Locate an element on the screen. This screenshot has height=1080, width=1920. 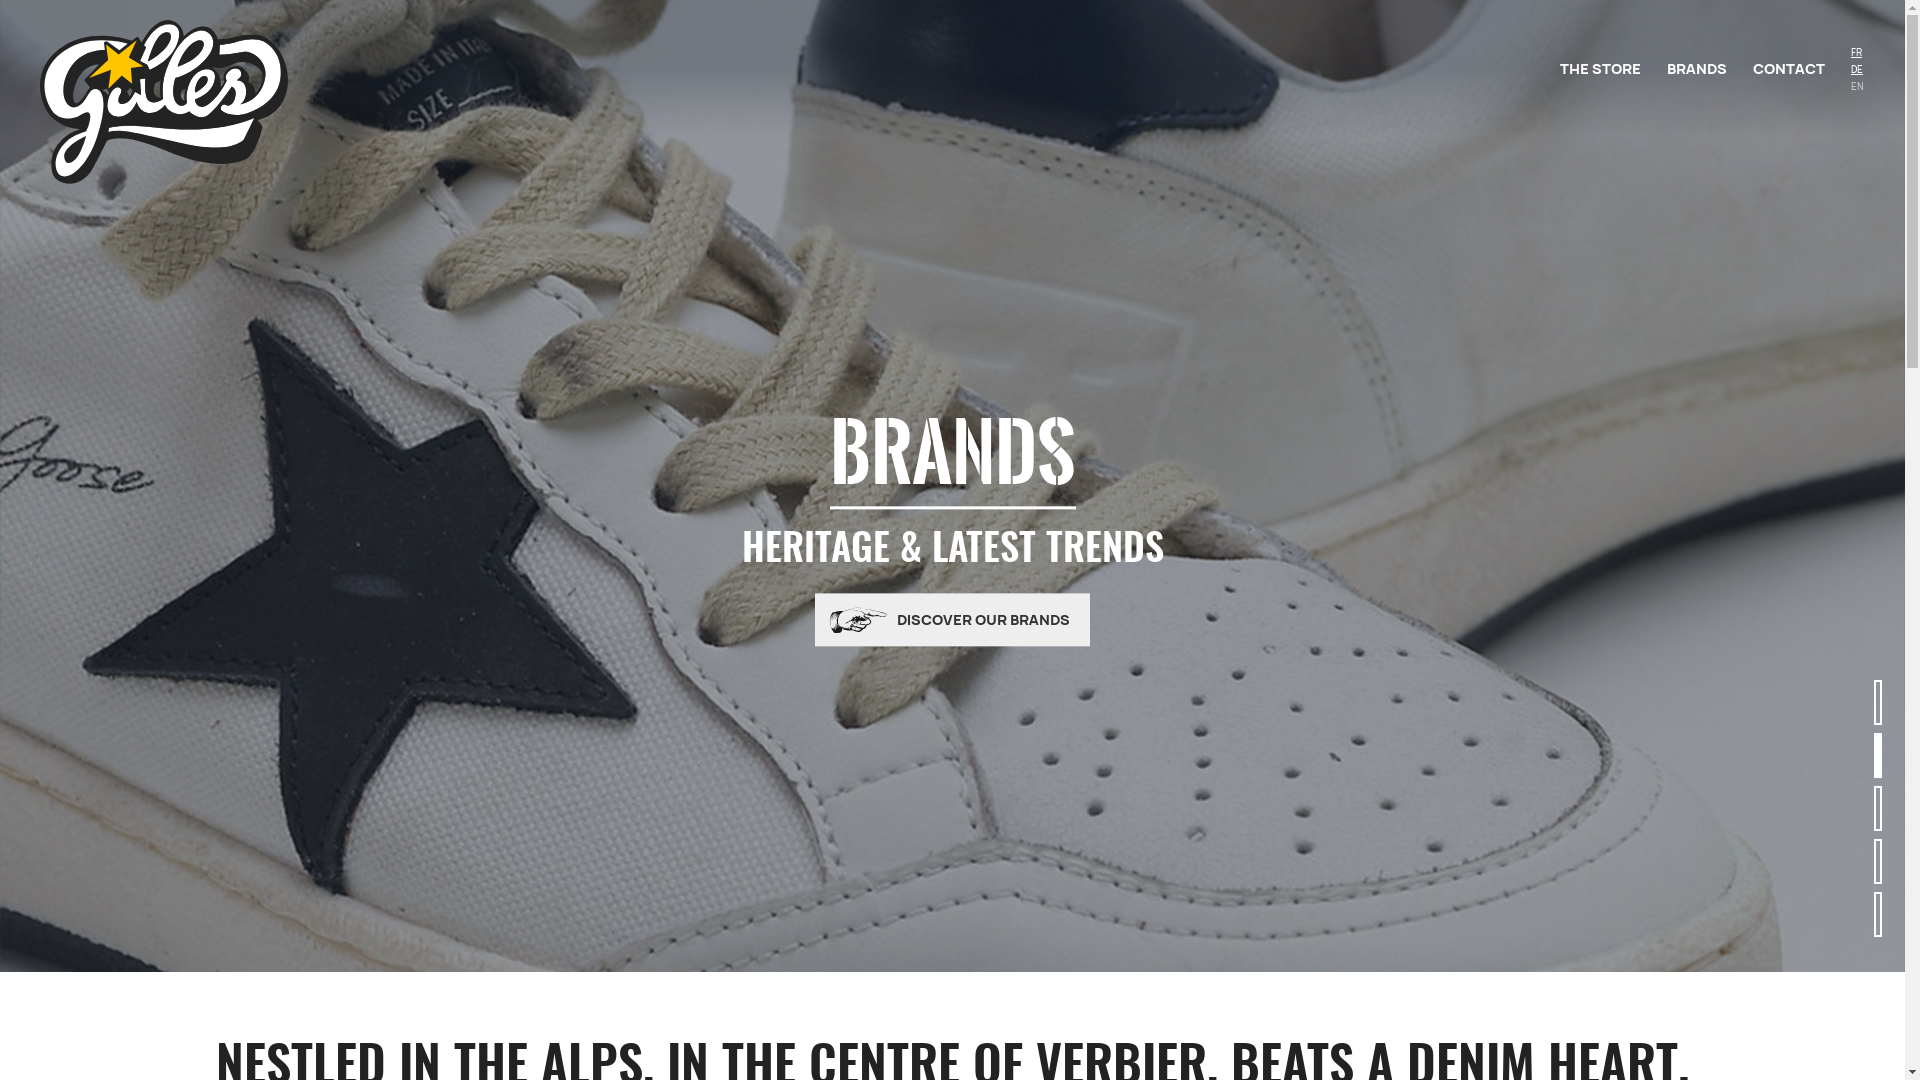
'BRANDS' is located at coordinates (1696, 68).